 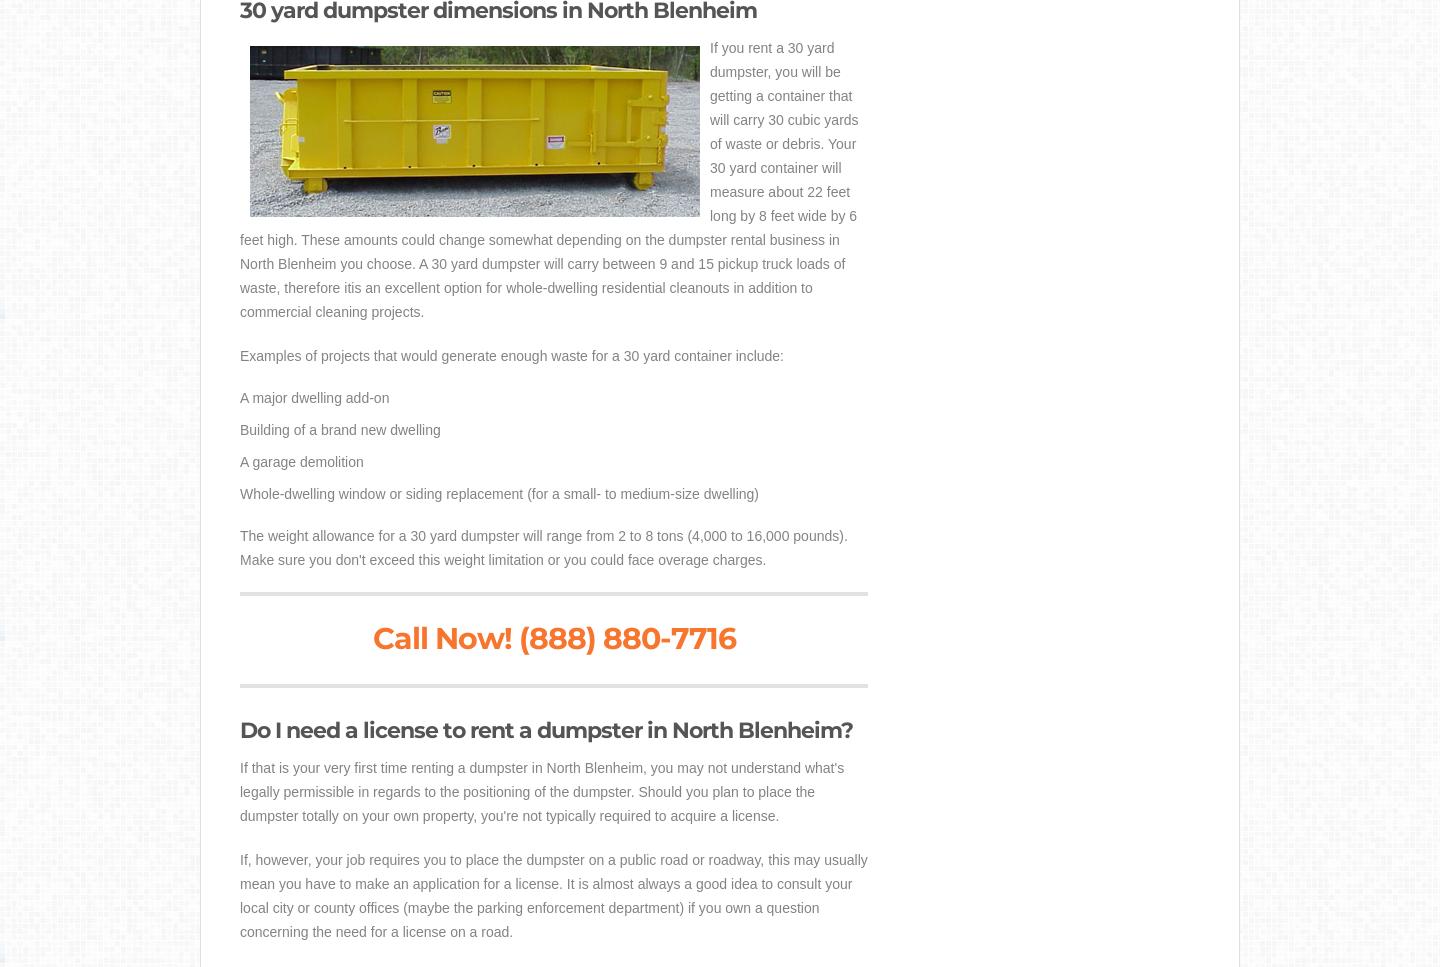 I want to click on 'Building of a brand new dwelling', so click(x=339, y=429).